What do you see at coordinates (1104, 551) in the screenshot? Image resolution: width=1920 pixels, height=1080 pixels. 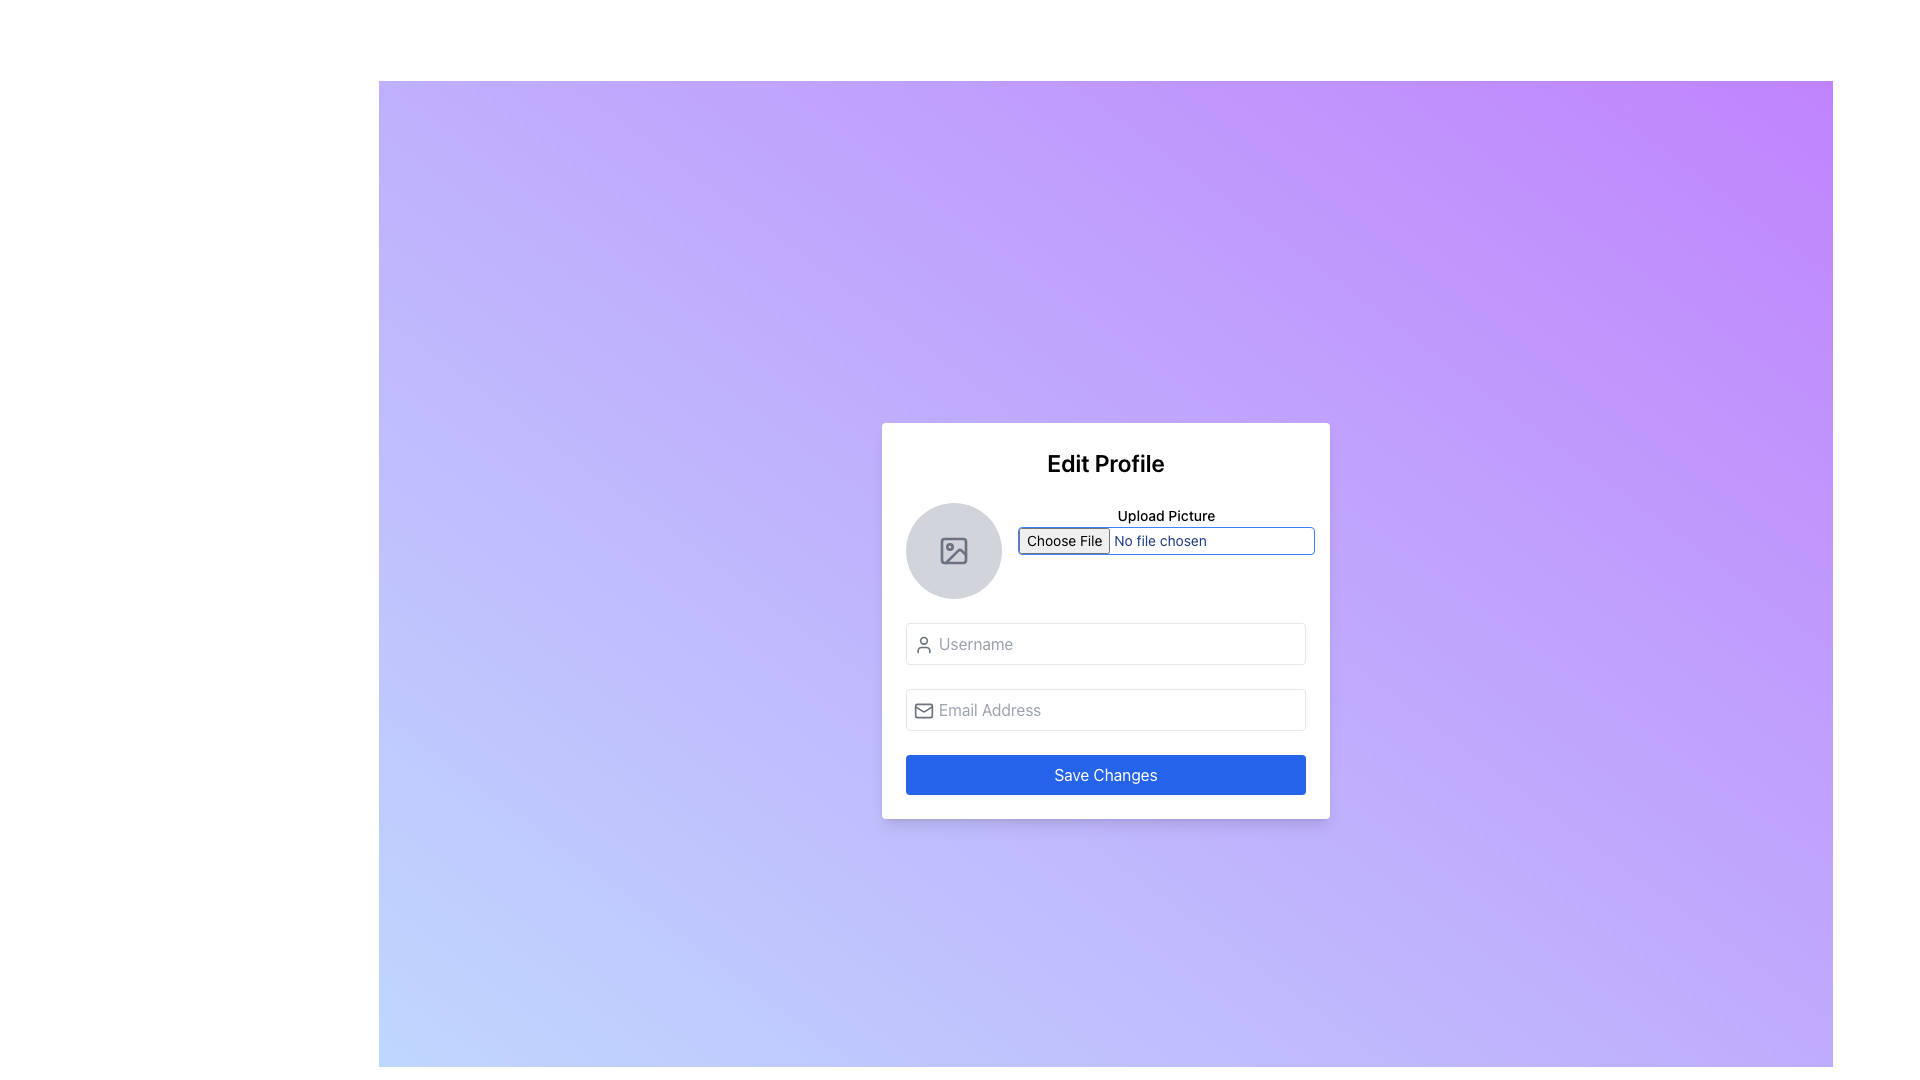 I see `the file input field labeled 'Upload Picture', which is located below the 'Edit Profile' heading and above the username and email fields` at bounding box center [1104, 551].